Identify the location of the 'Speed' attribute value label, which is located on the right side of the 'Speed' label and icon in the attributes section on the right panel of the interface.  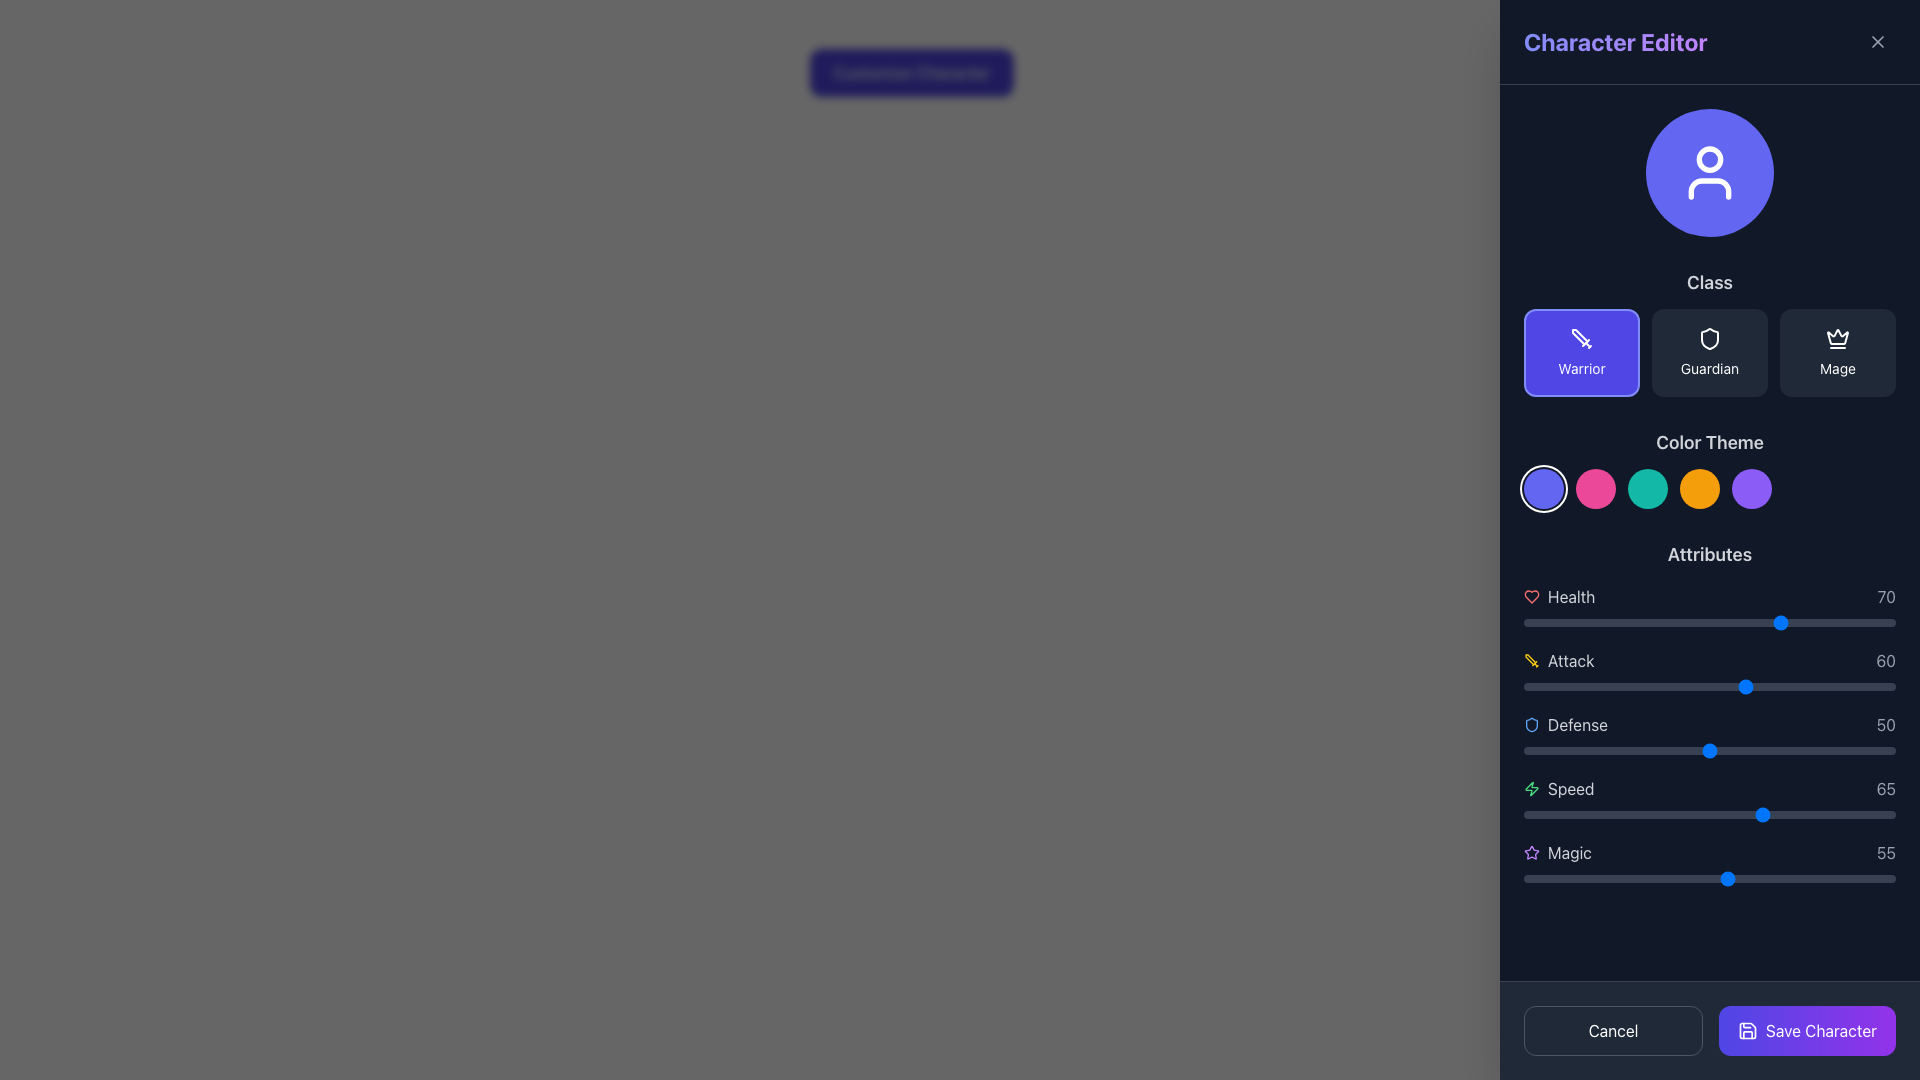
(1885, 788).